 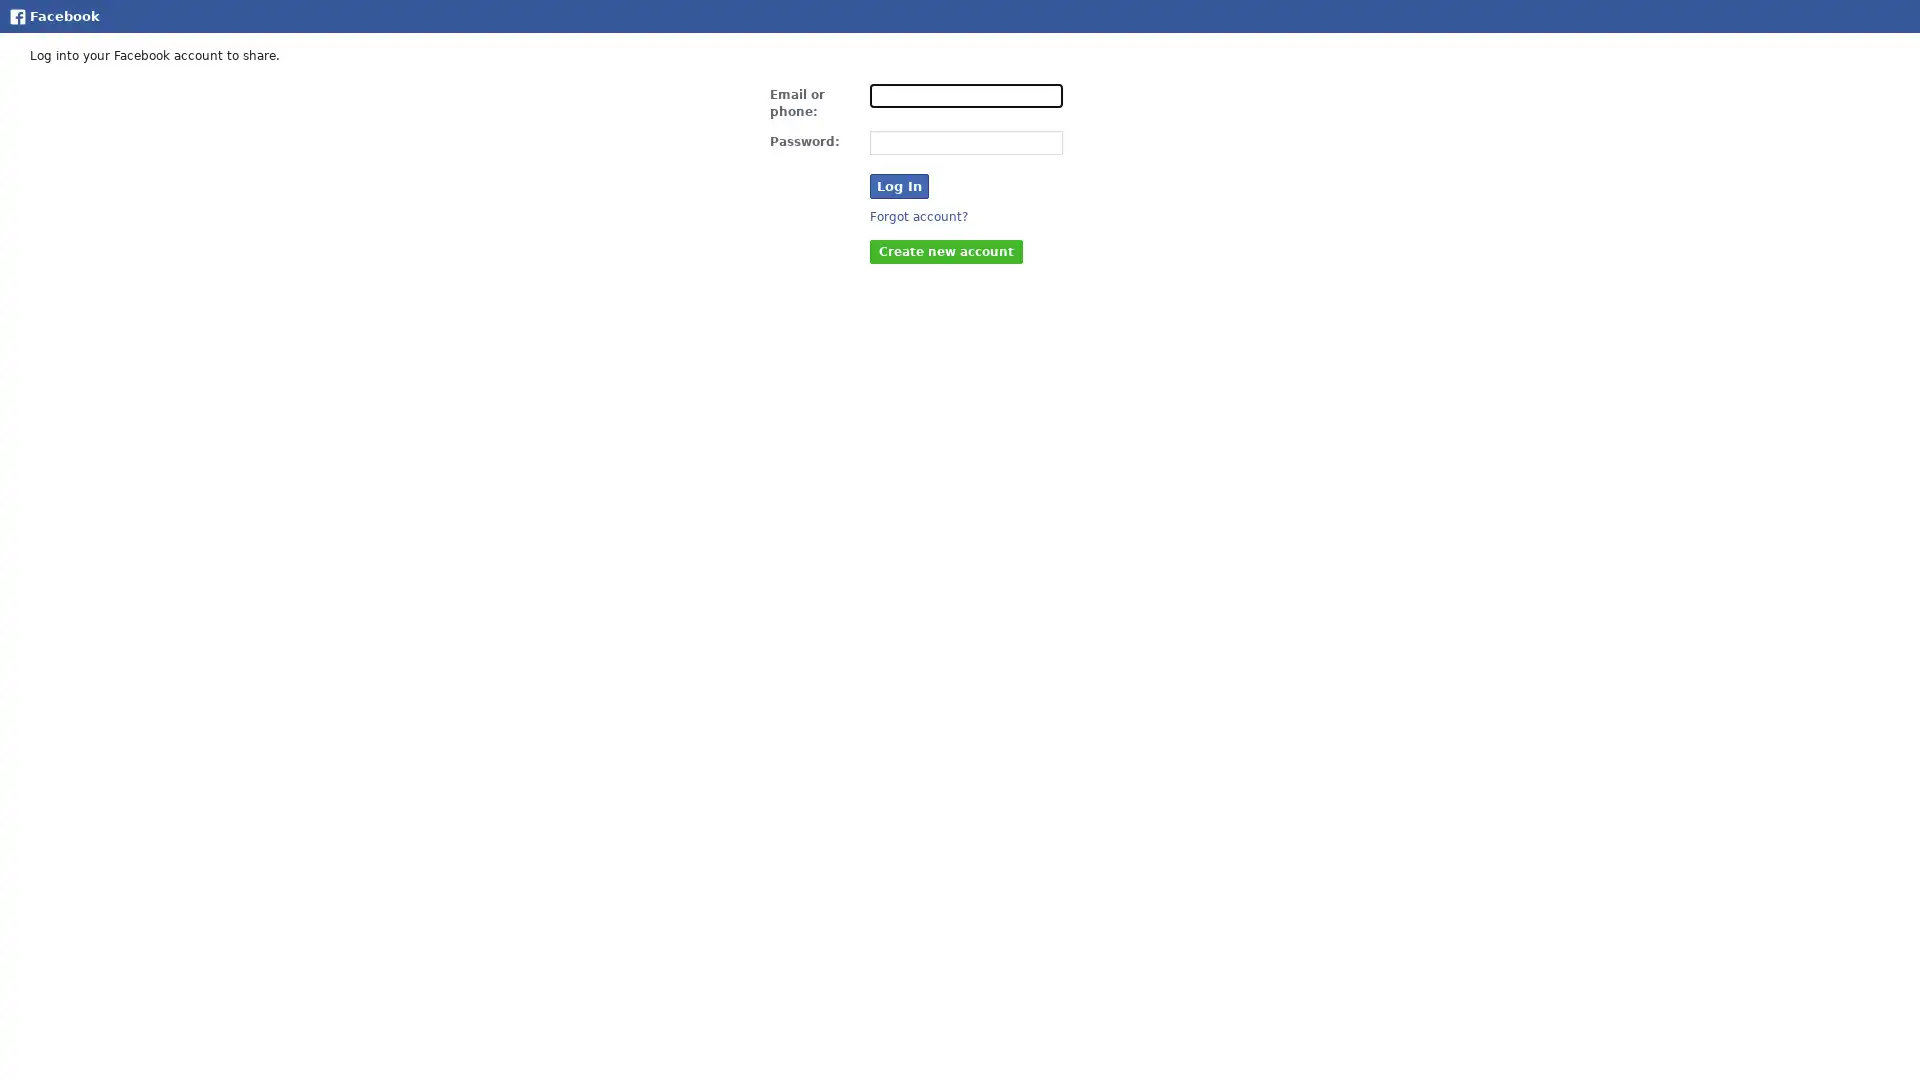 I want to click on Create new account, so click(x=945, y=249).